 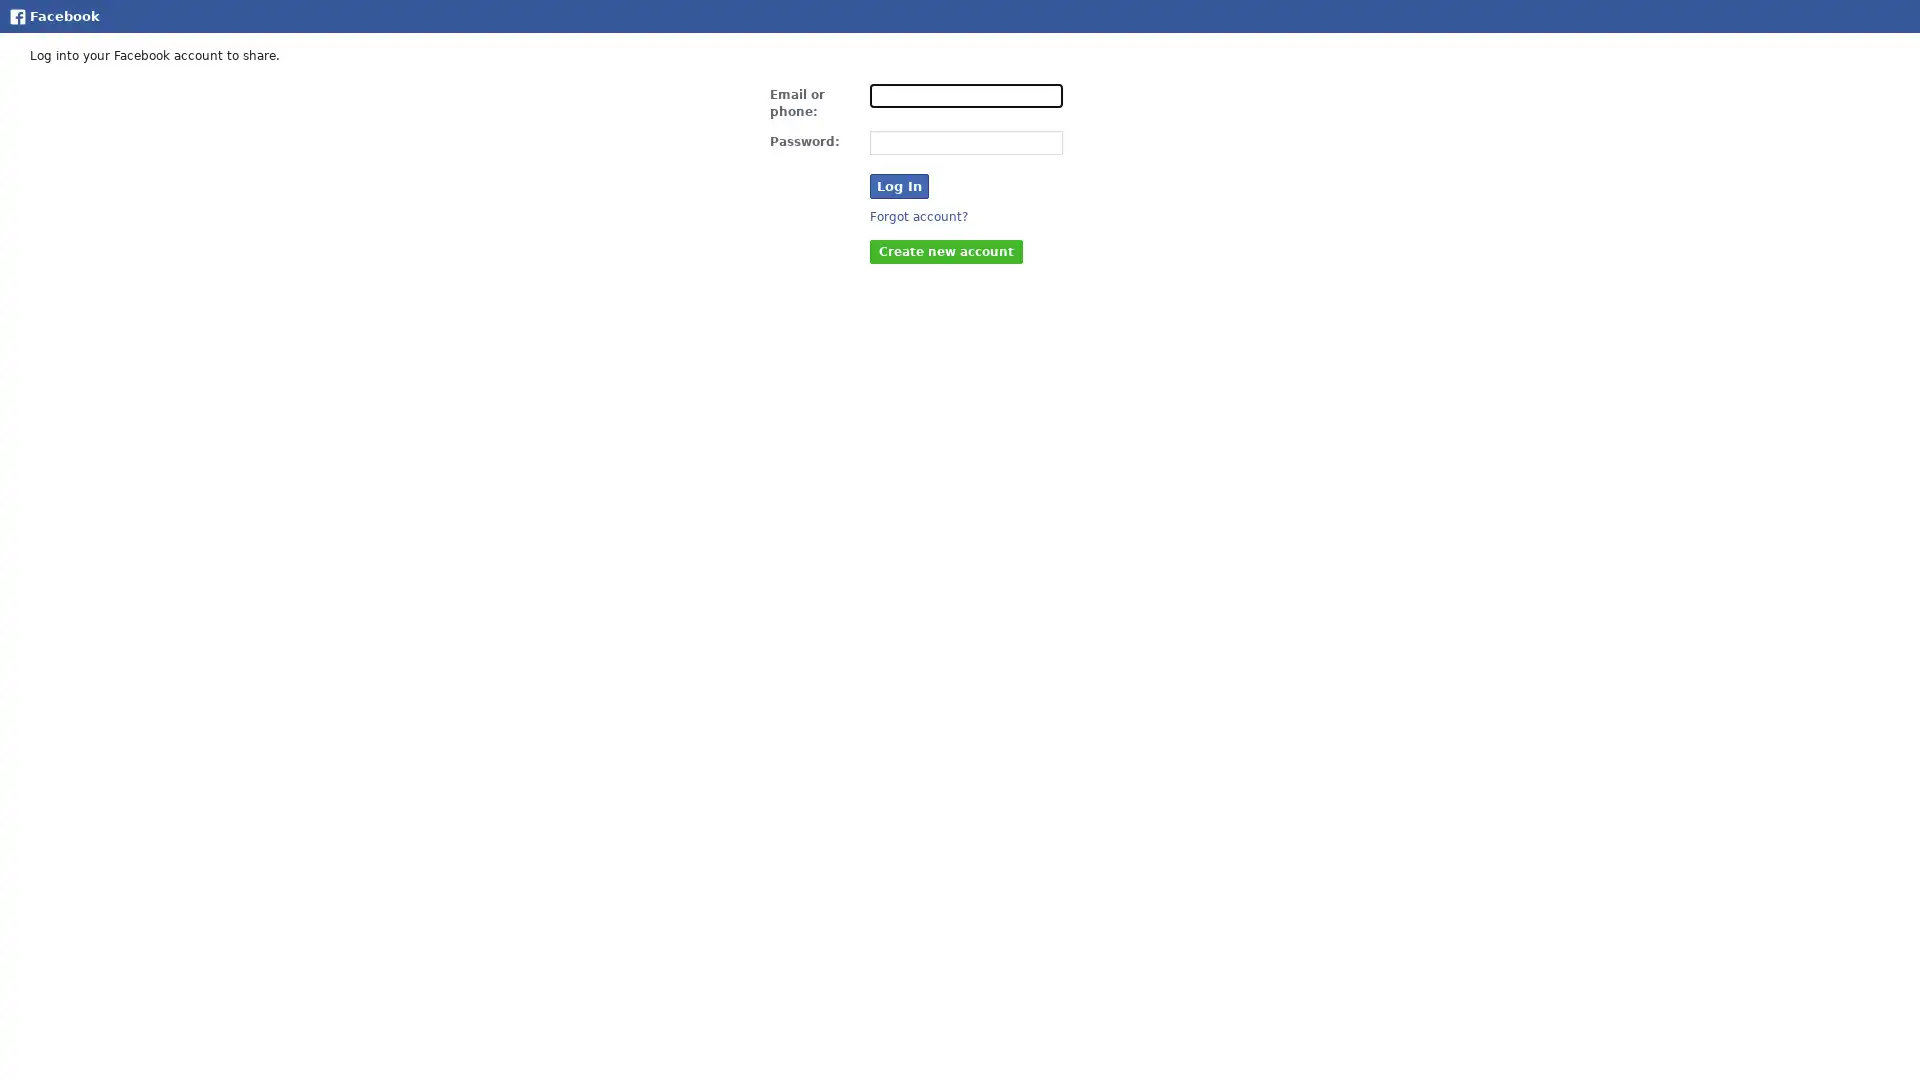 I want to click on Create new account, so click(x=945, y=249).